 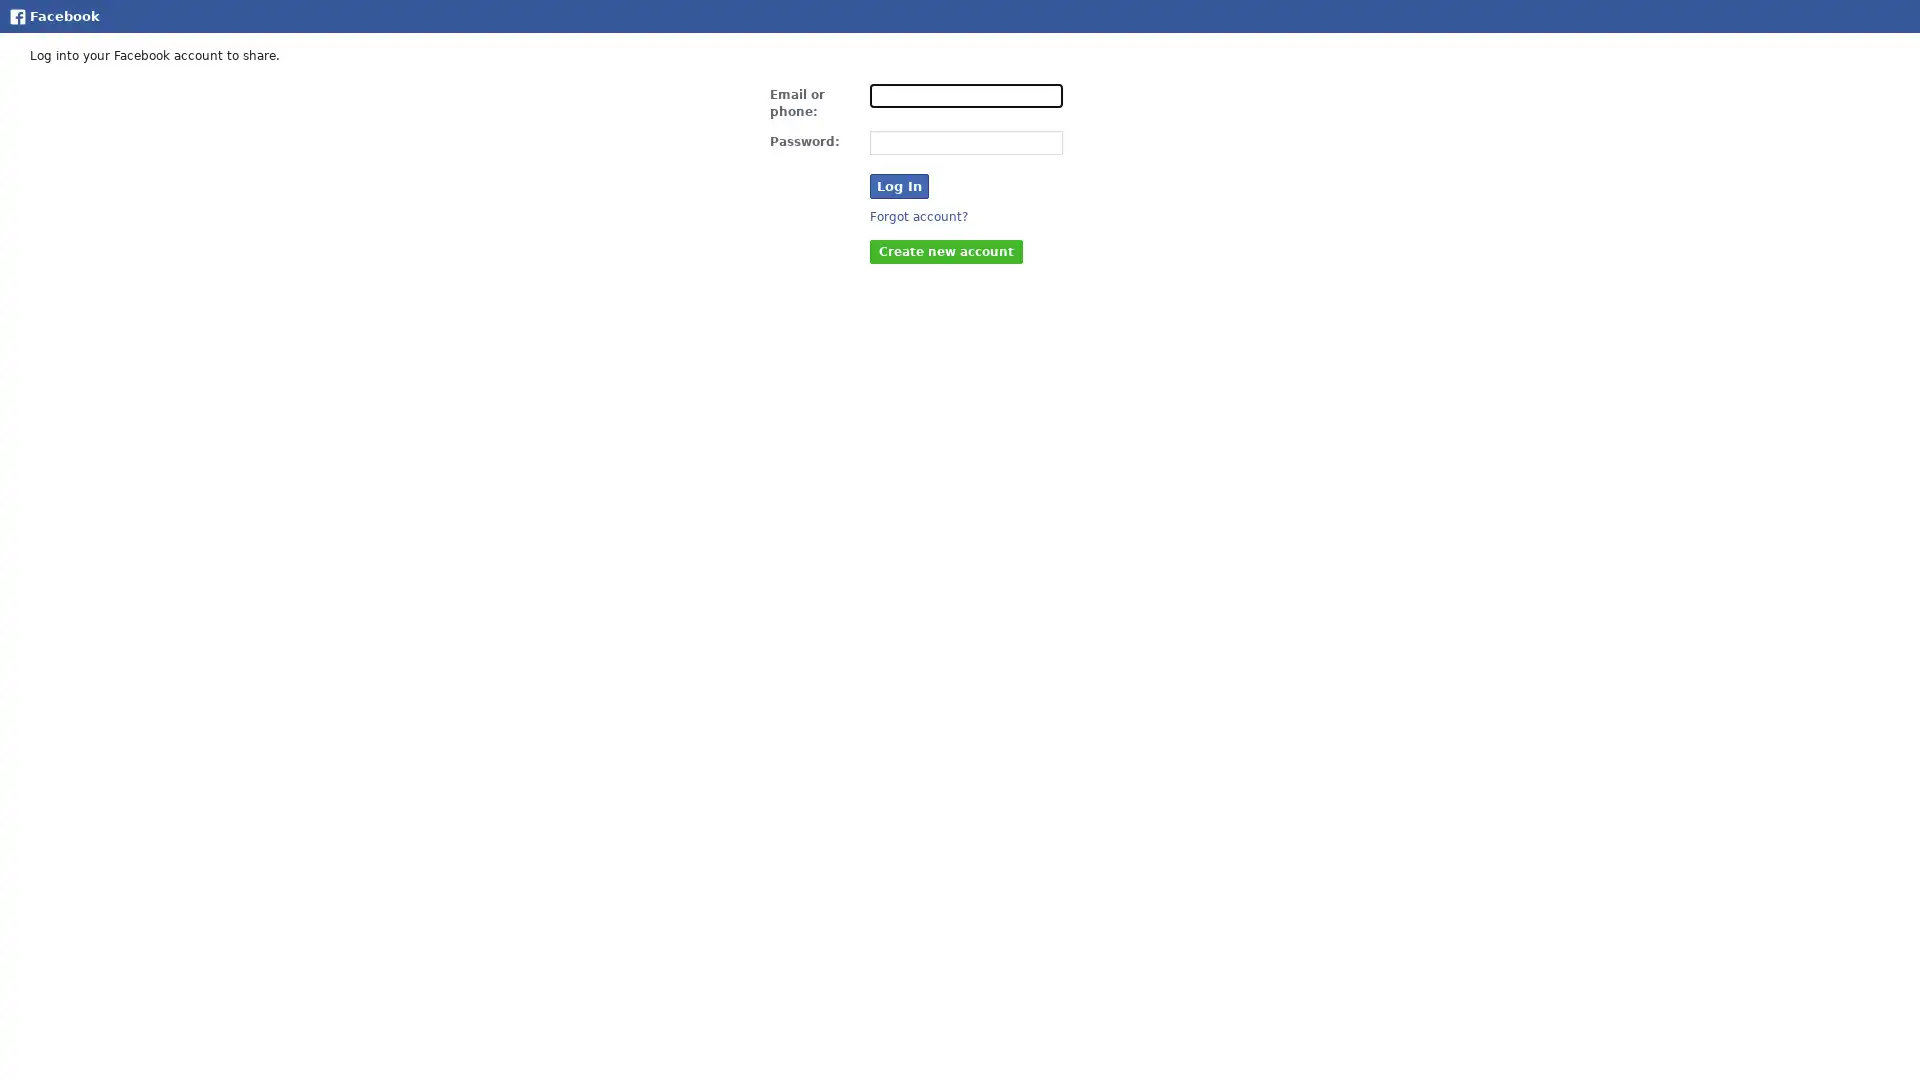 I want to click on Create new account, so click(x=945, y=249).